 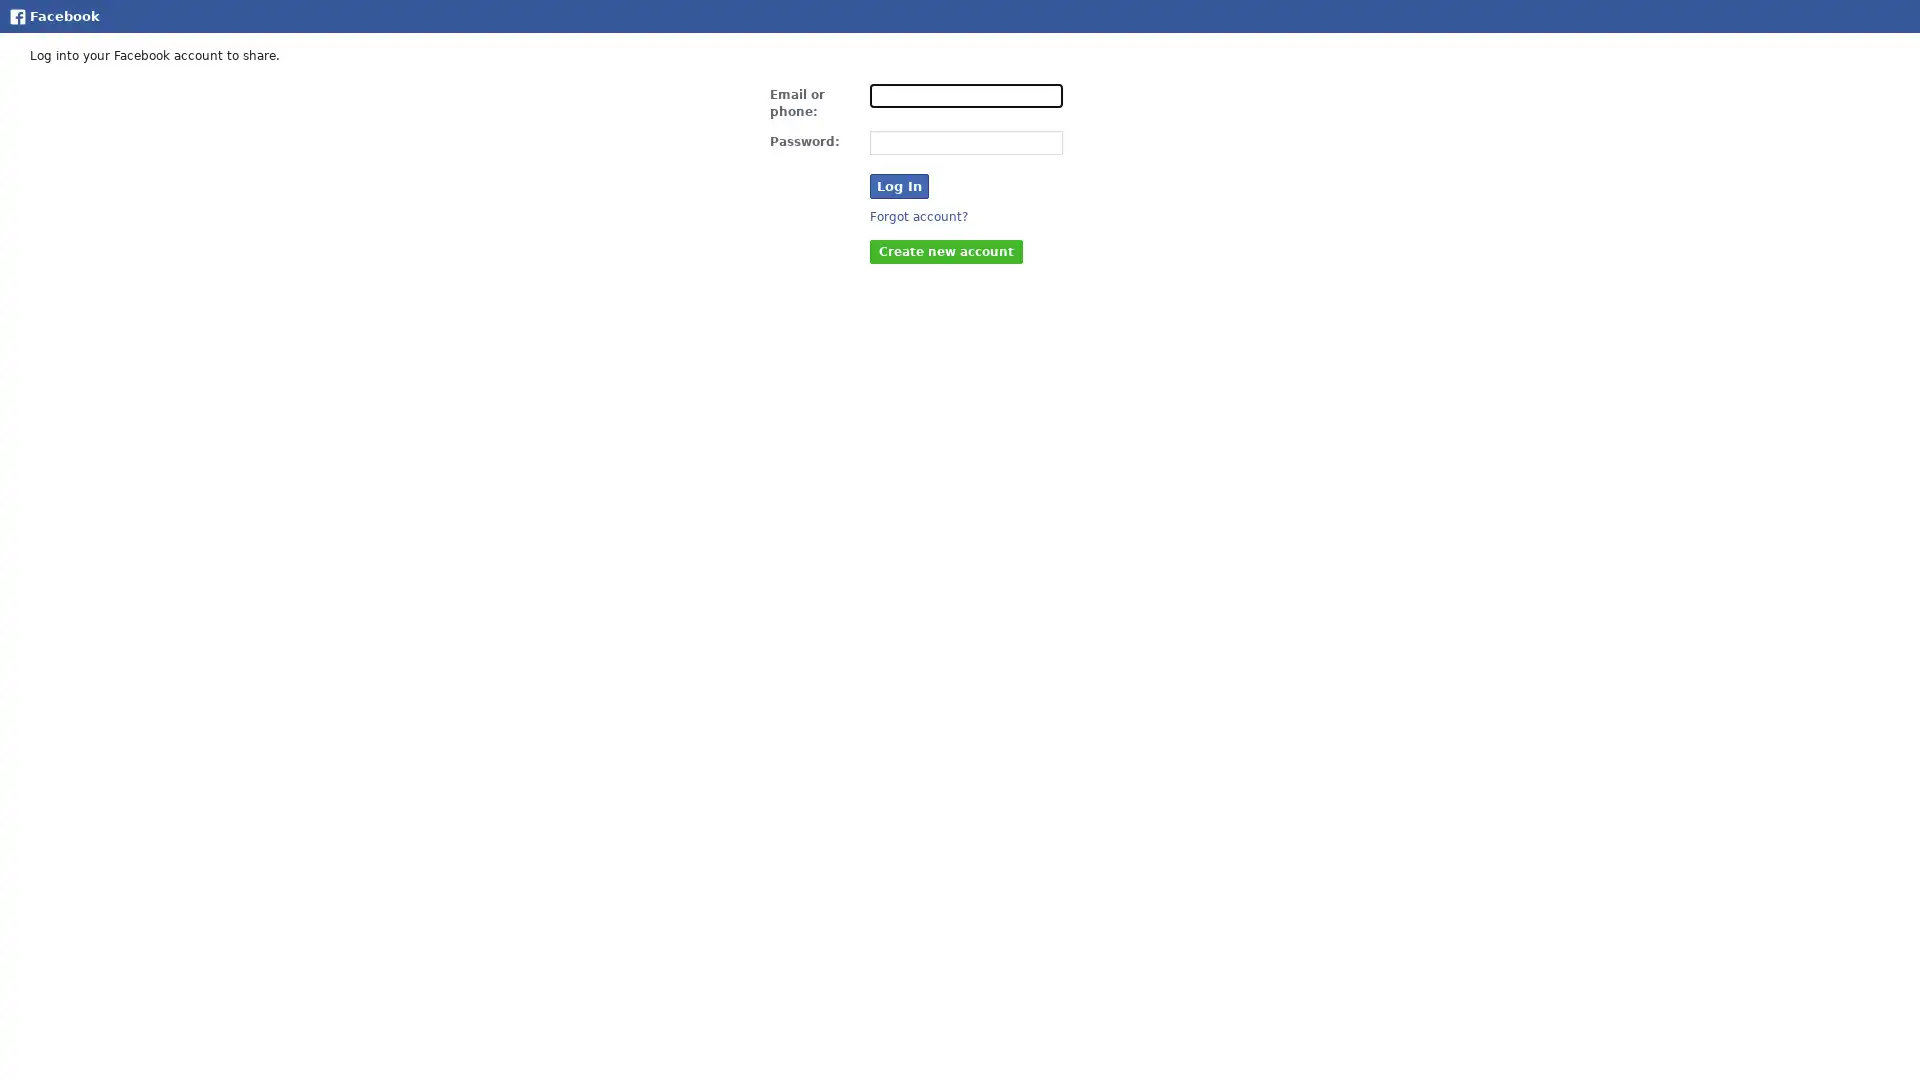 I want to click on Create new account, so click(x=945, y=249).